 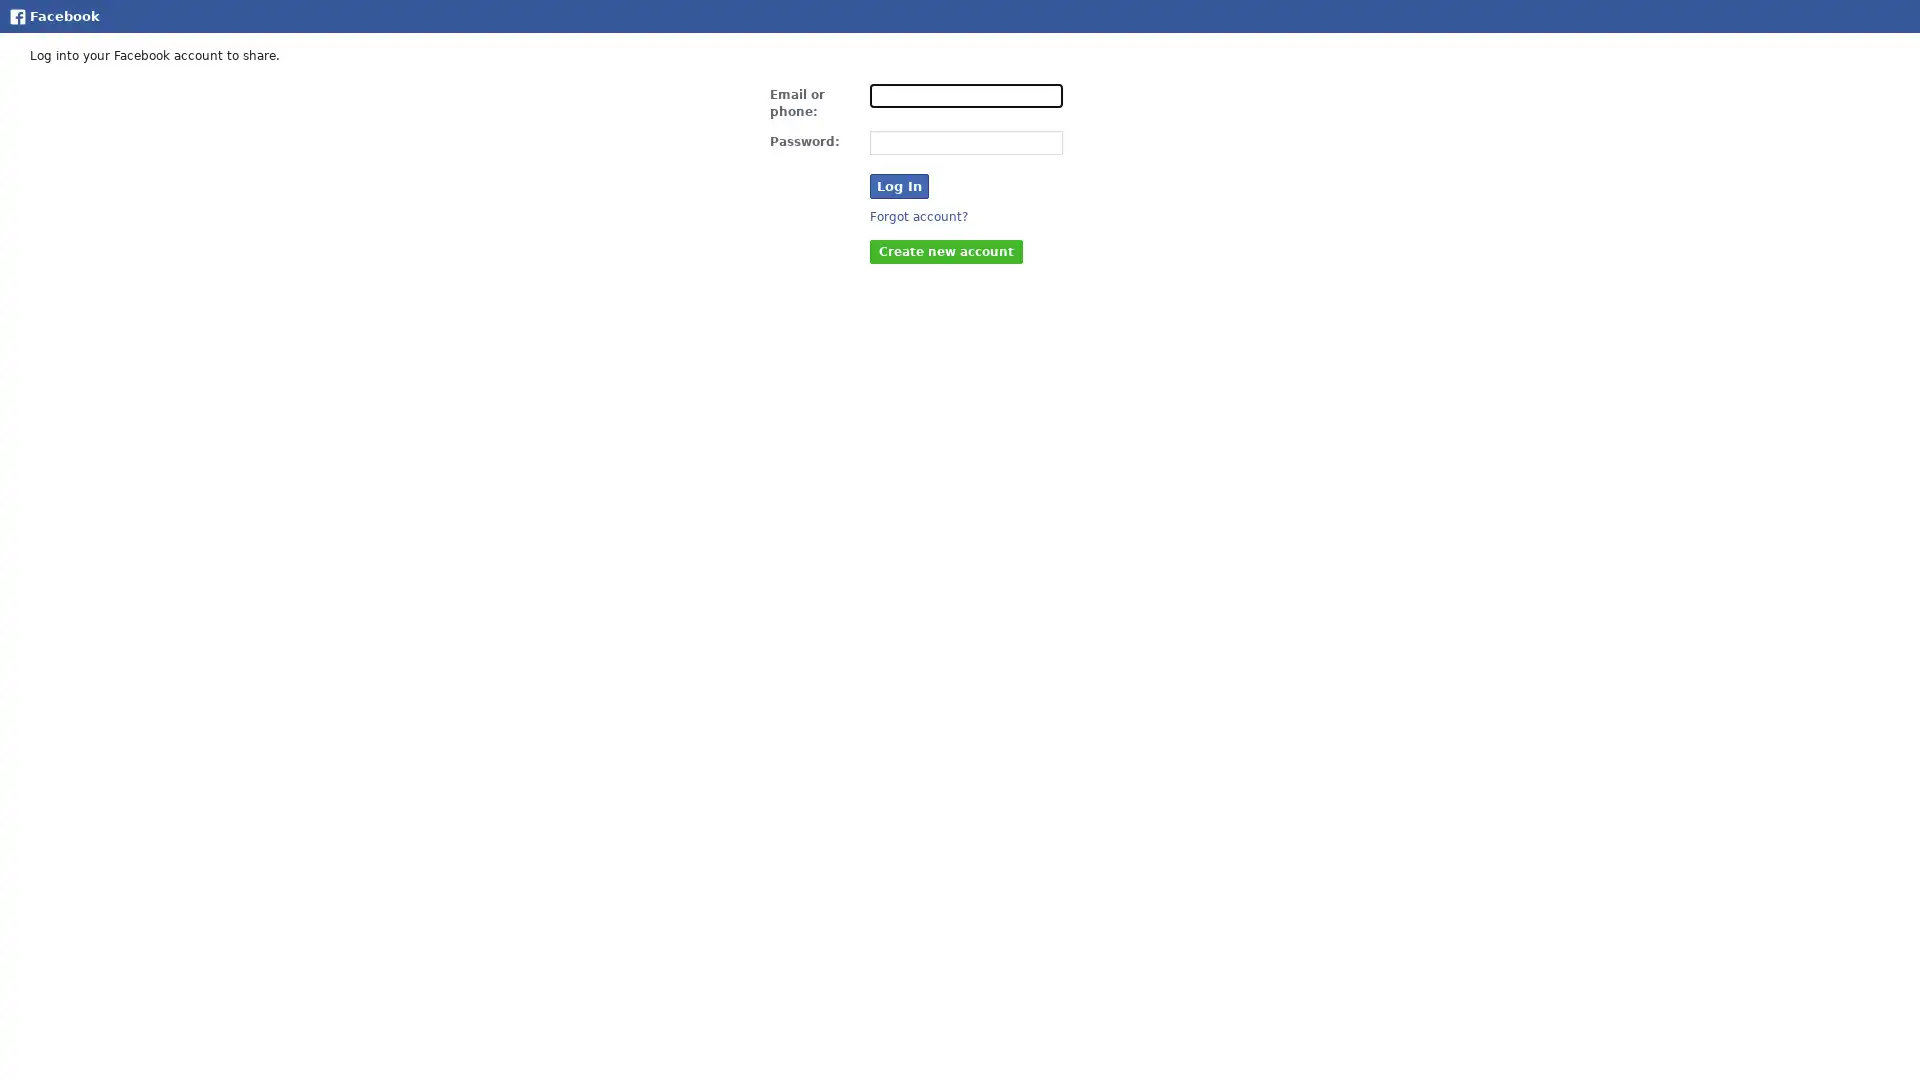 I want to click on Create new account, so click(x=945, y=249).